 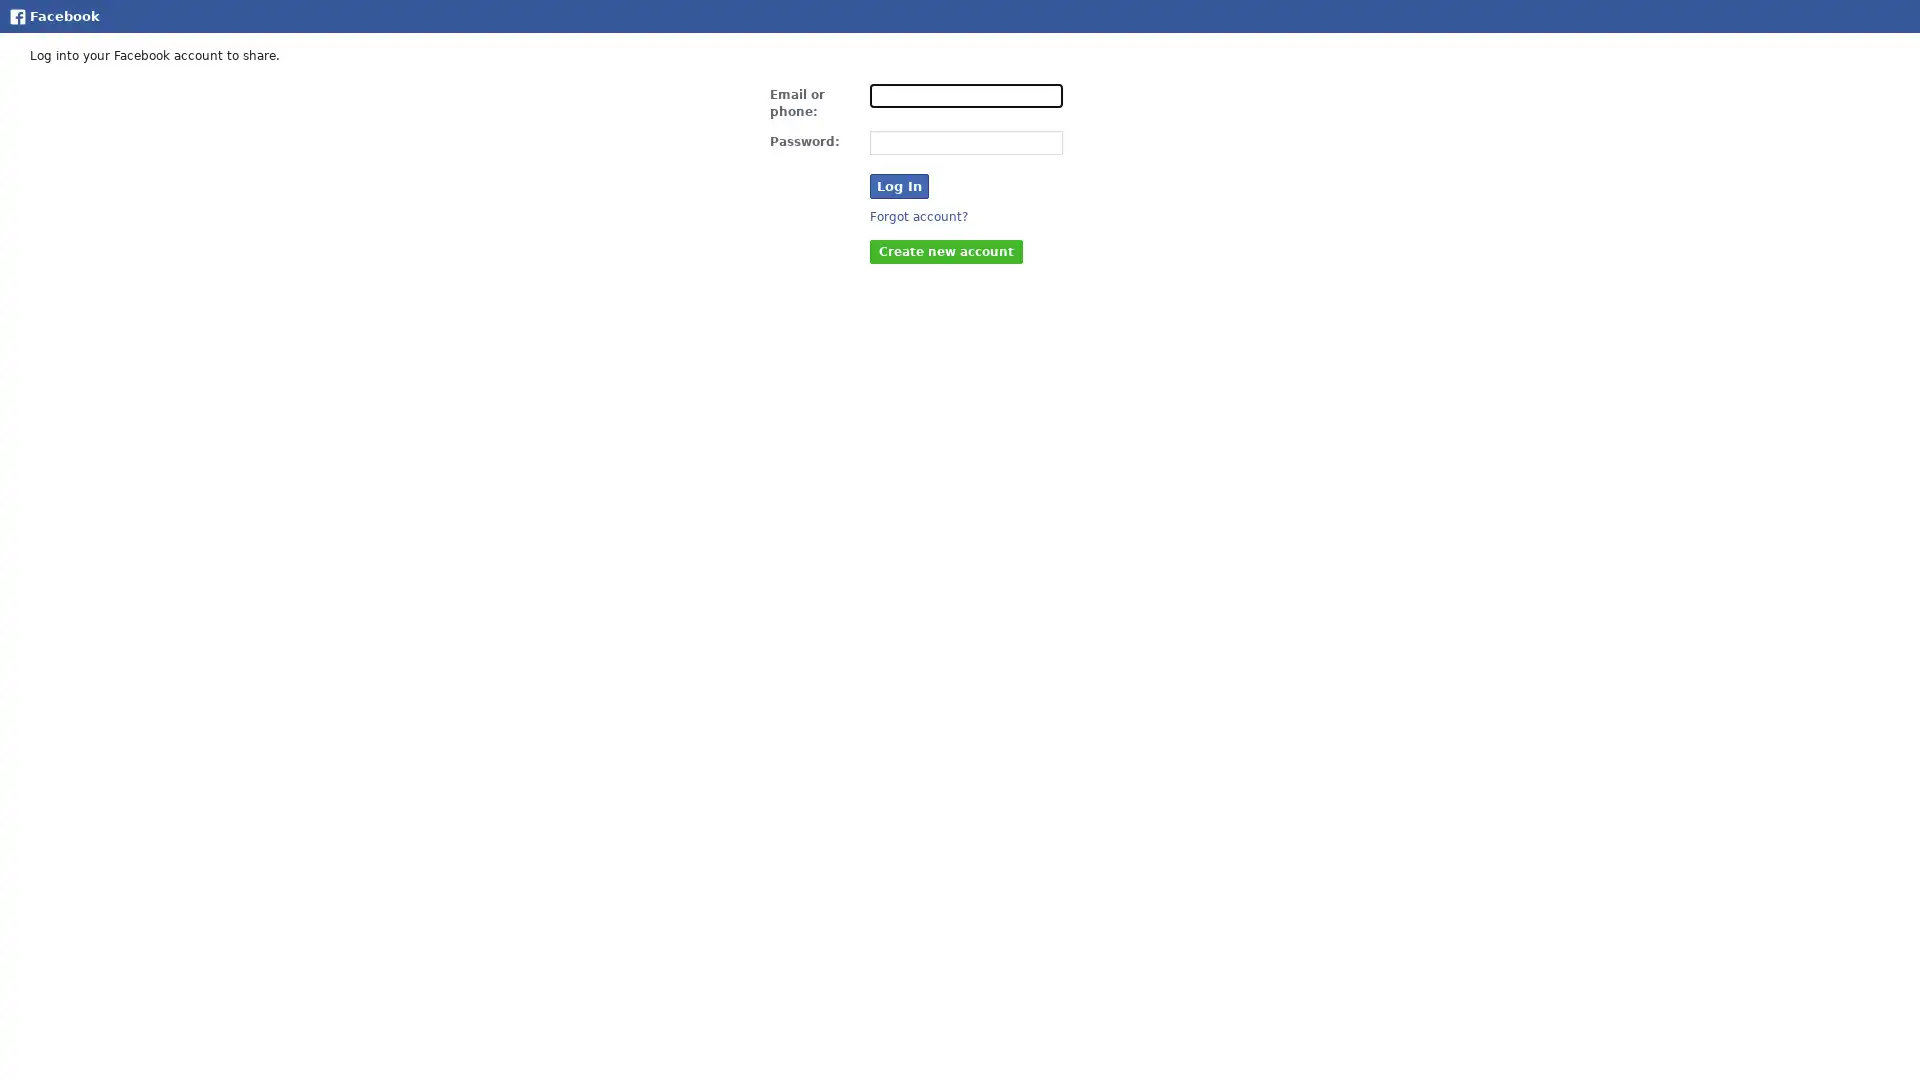 I want to click on Create new account, so click(x=945, y=249).